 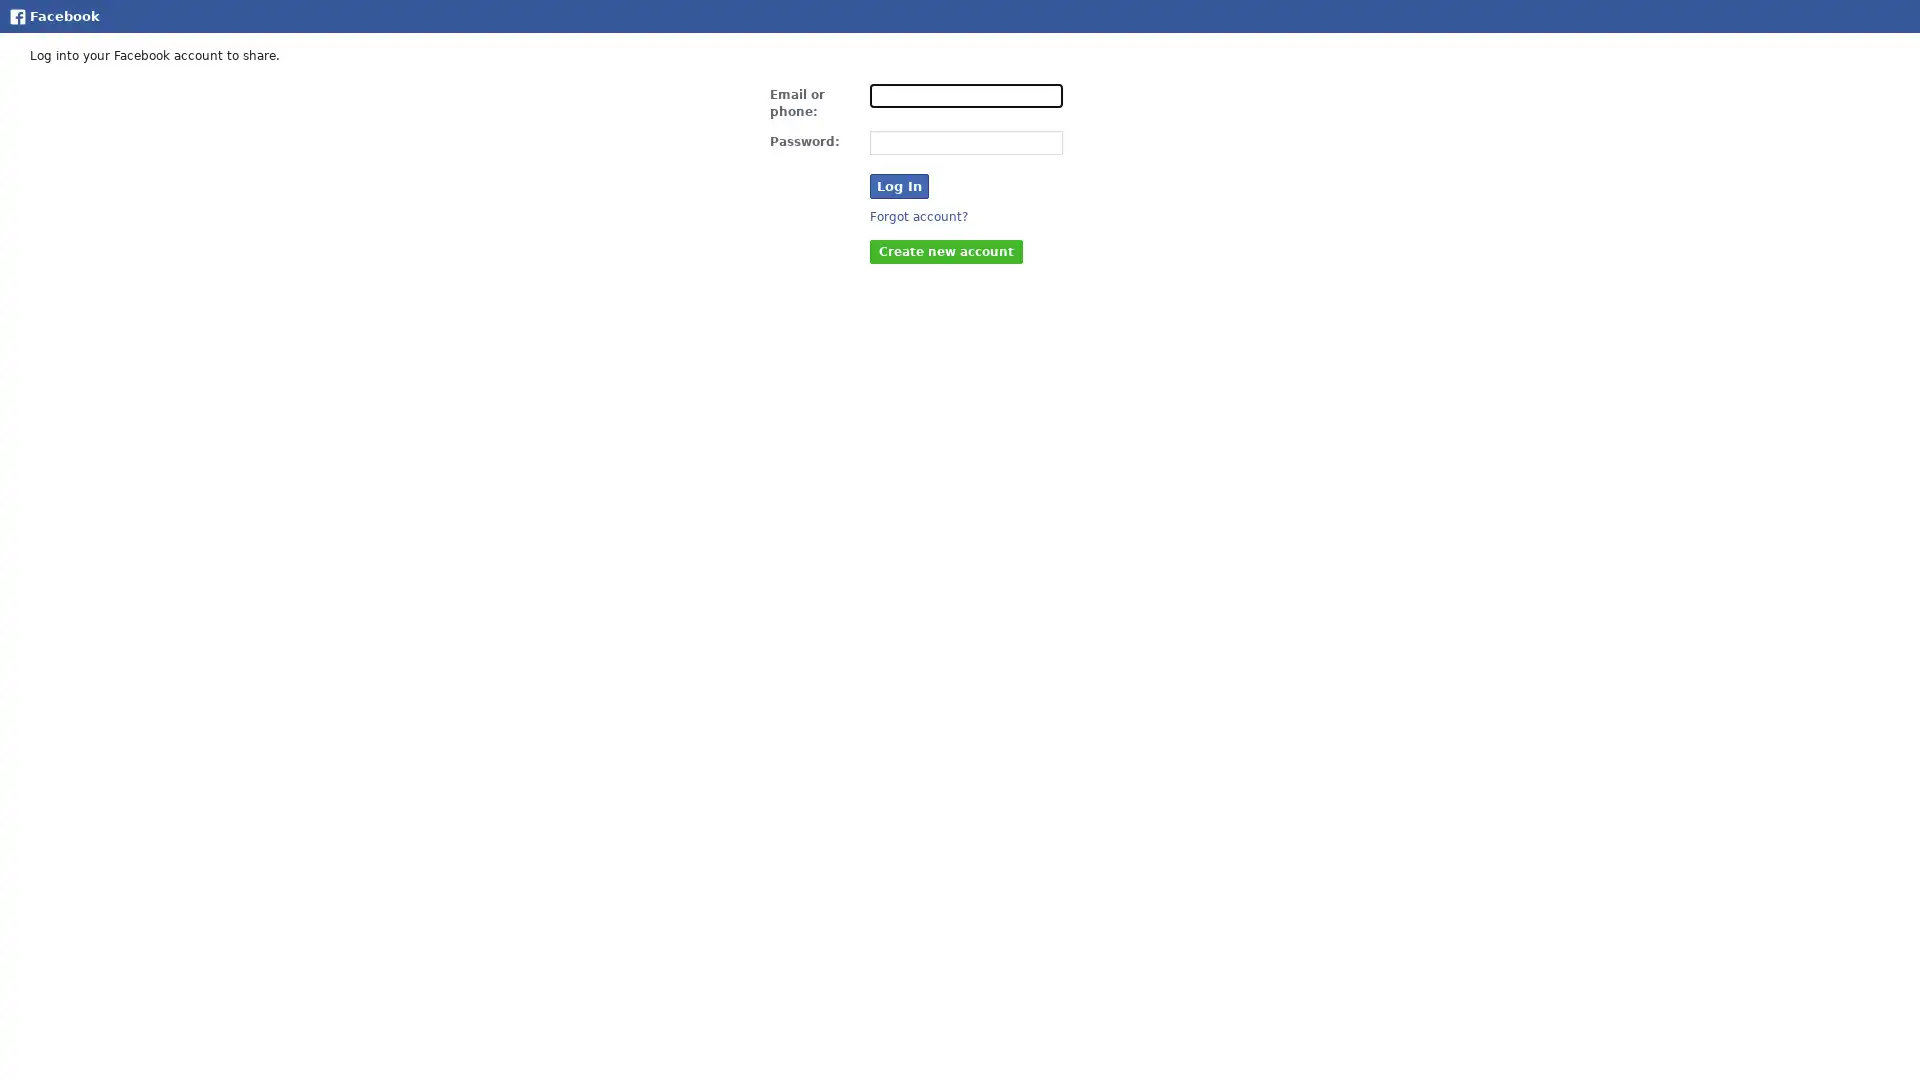 I want to click on Create new account, so click(x=945, y=249).